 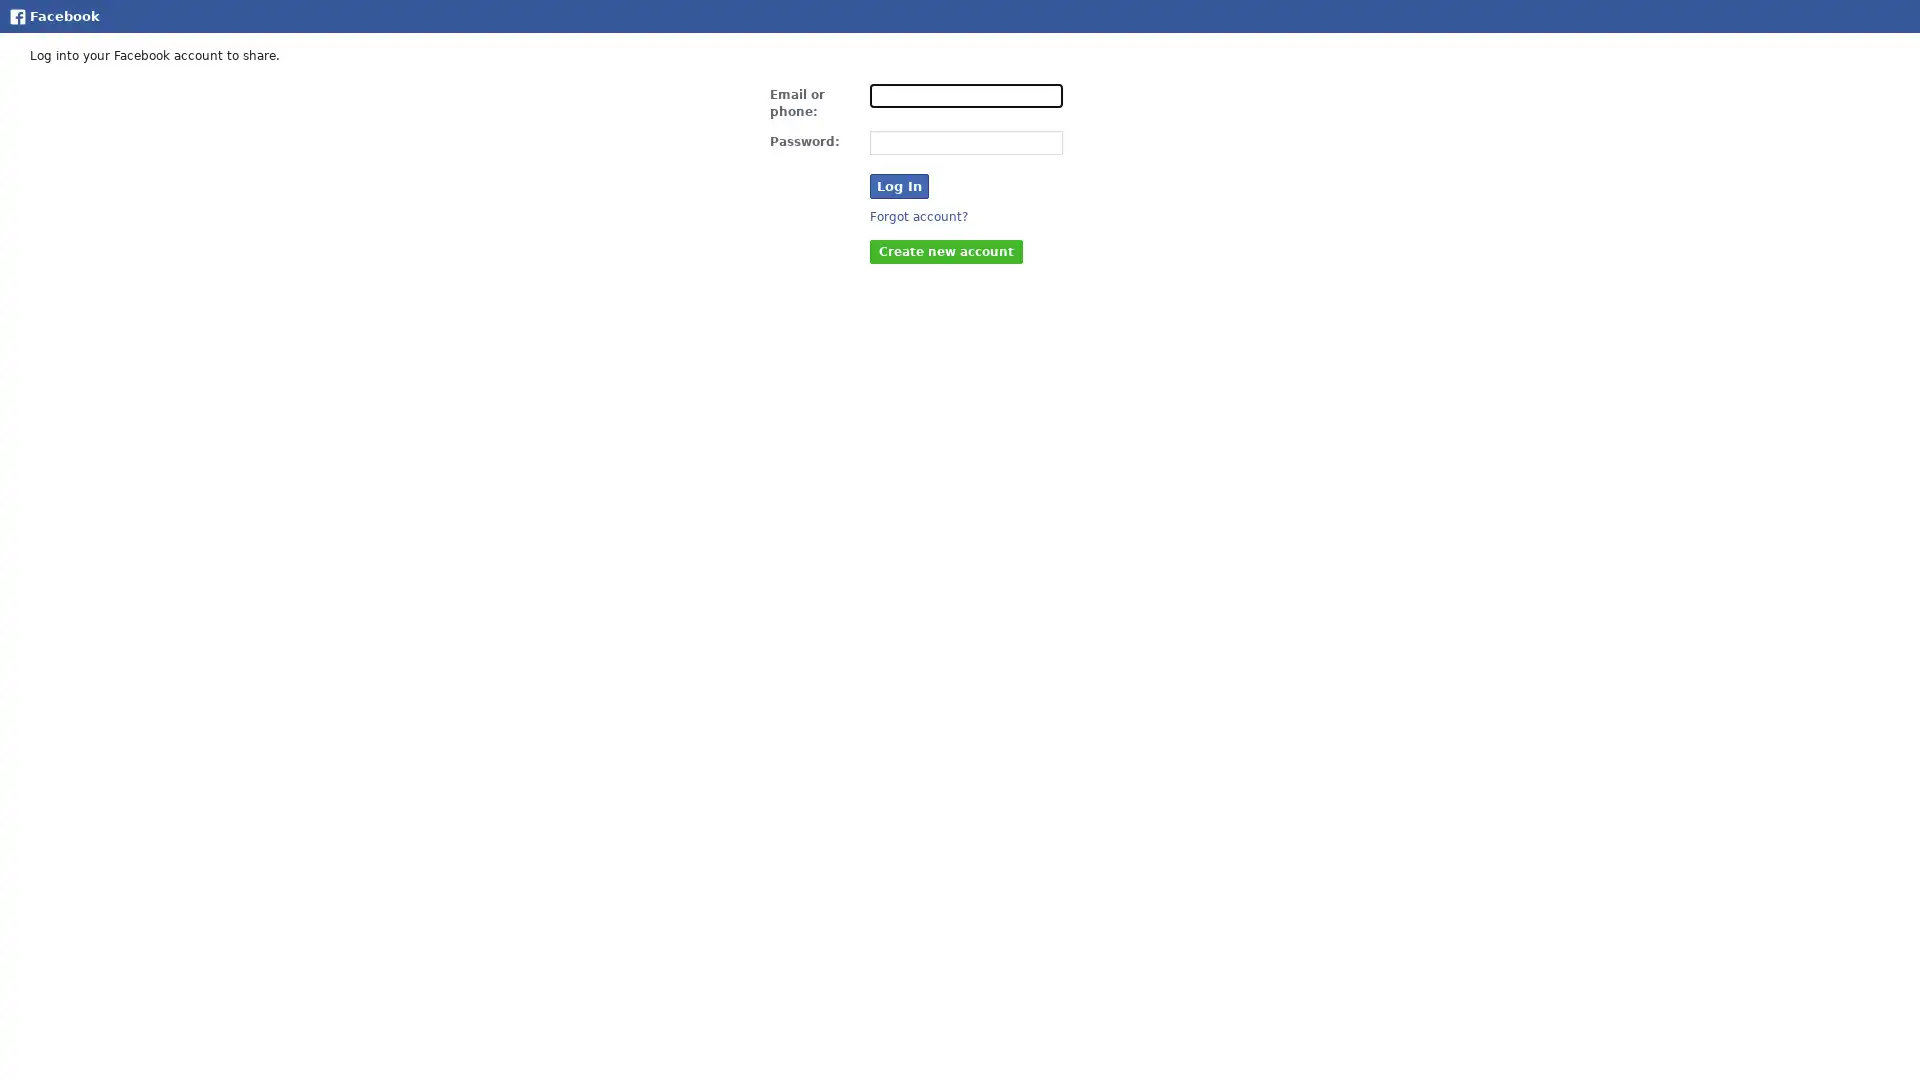 I want to click on Create new account, so click(x=945, y=249).